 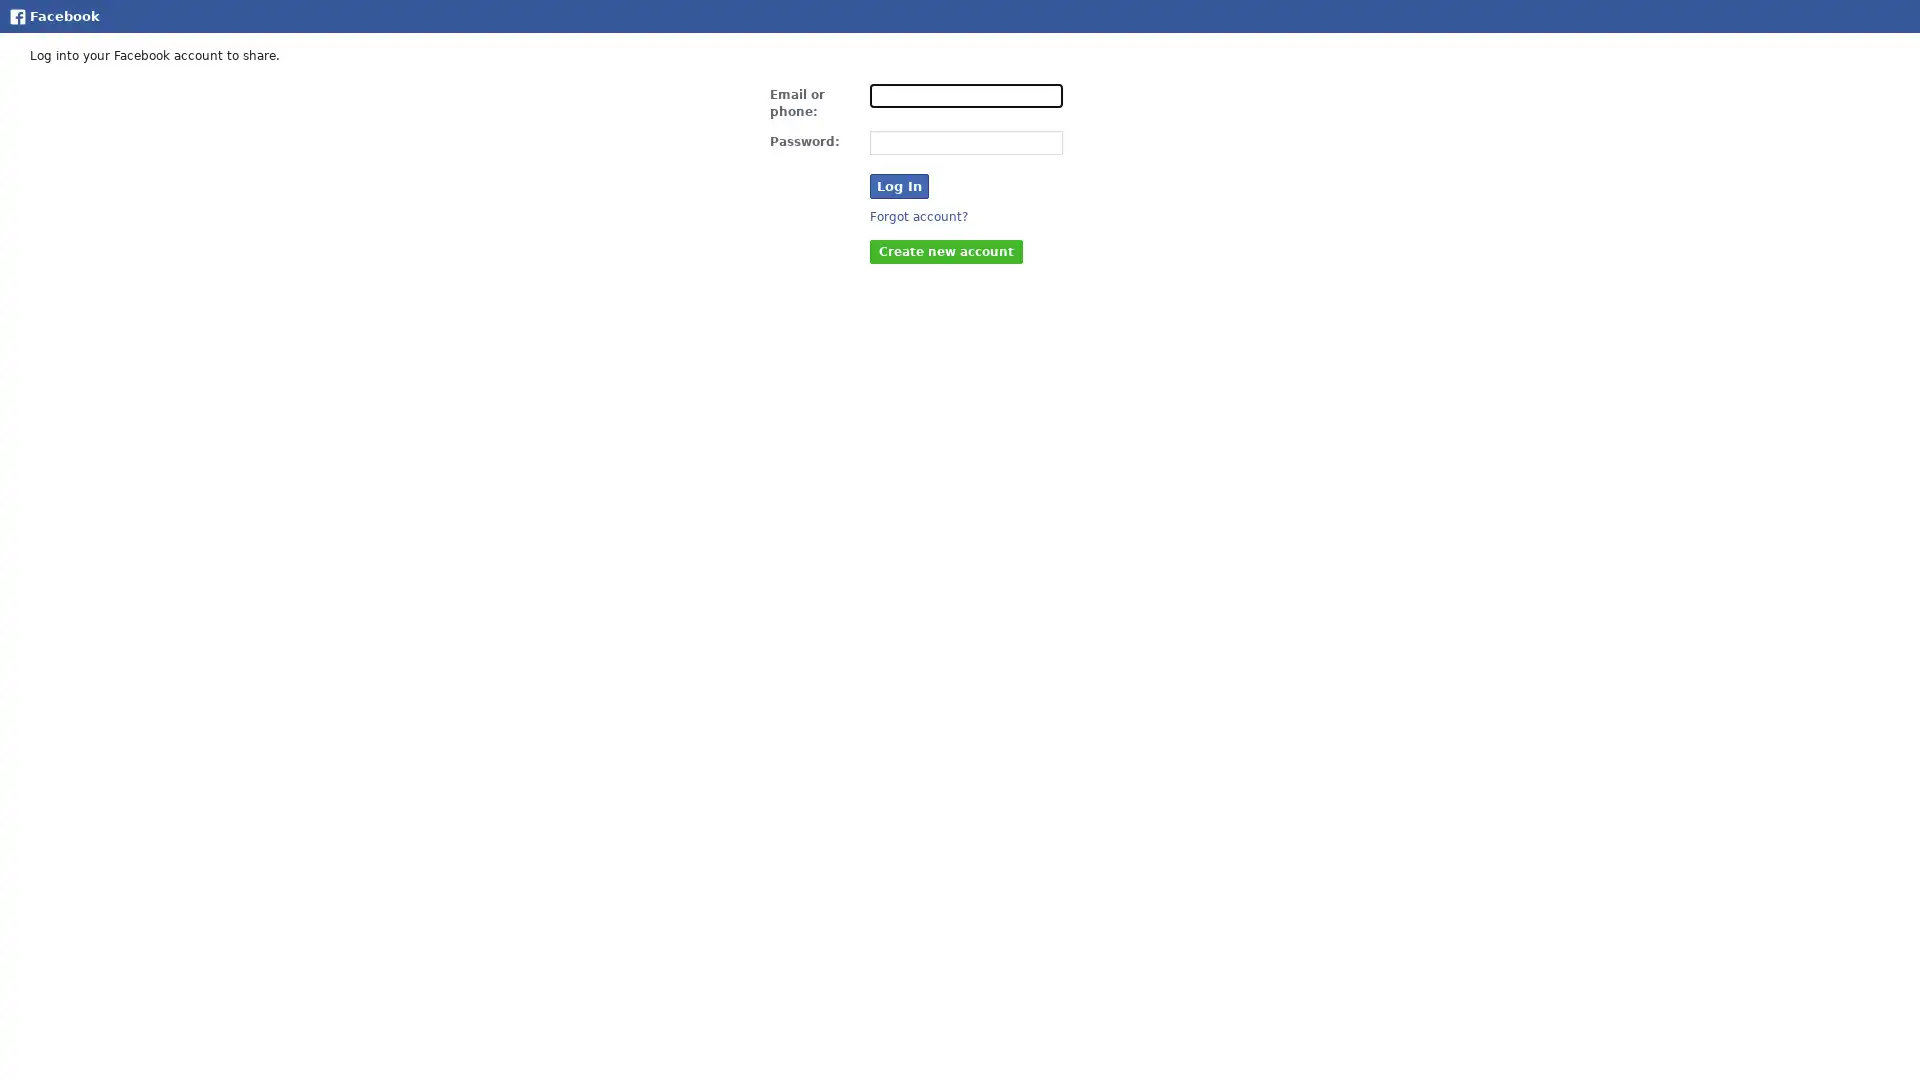 I want to click on Create new account, so click(x=945, y=249).